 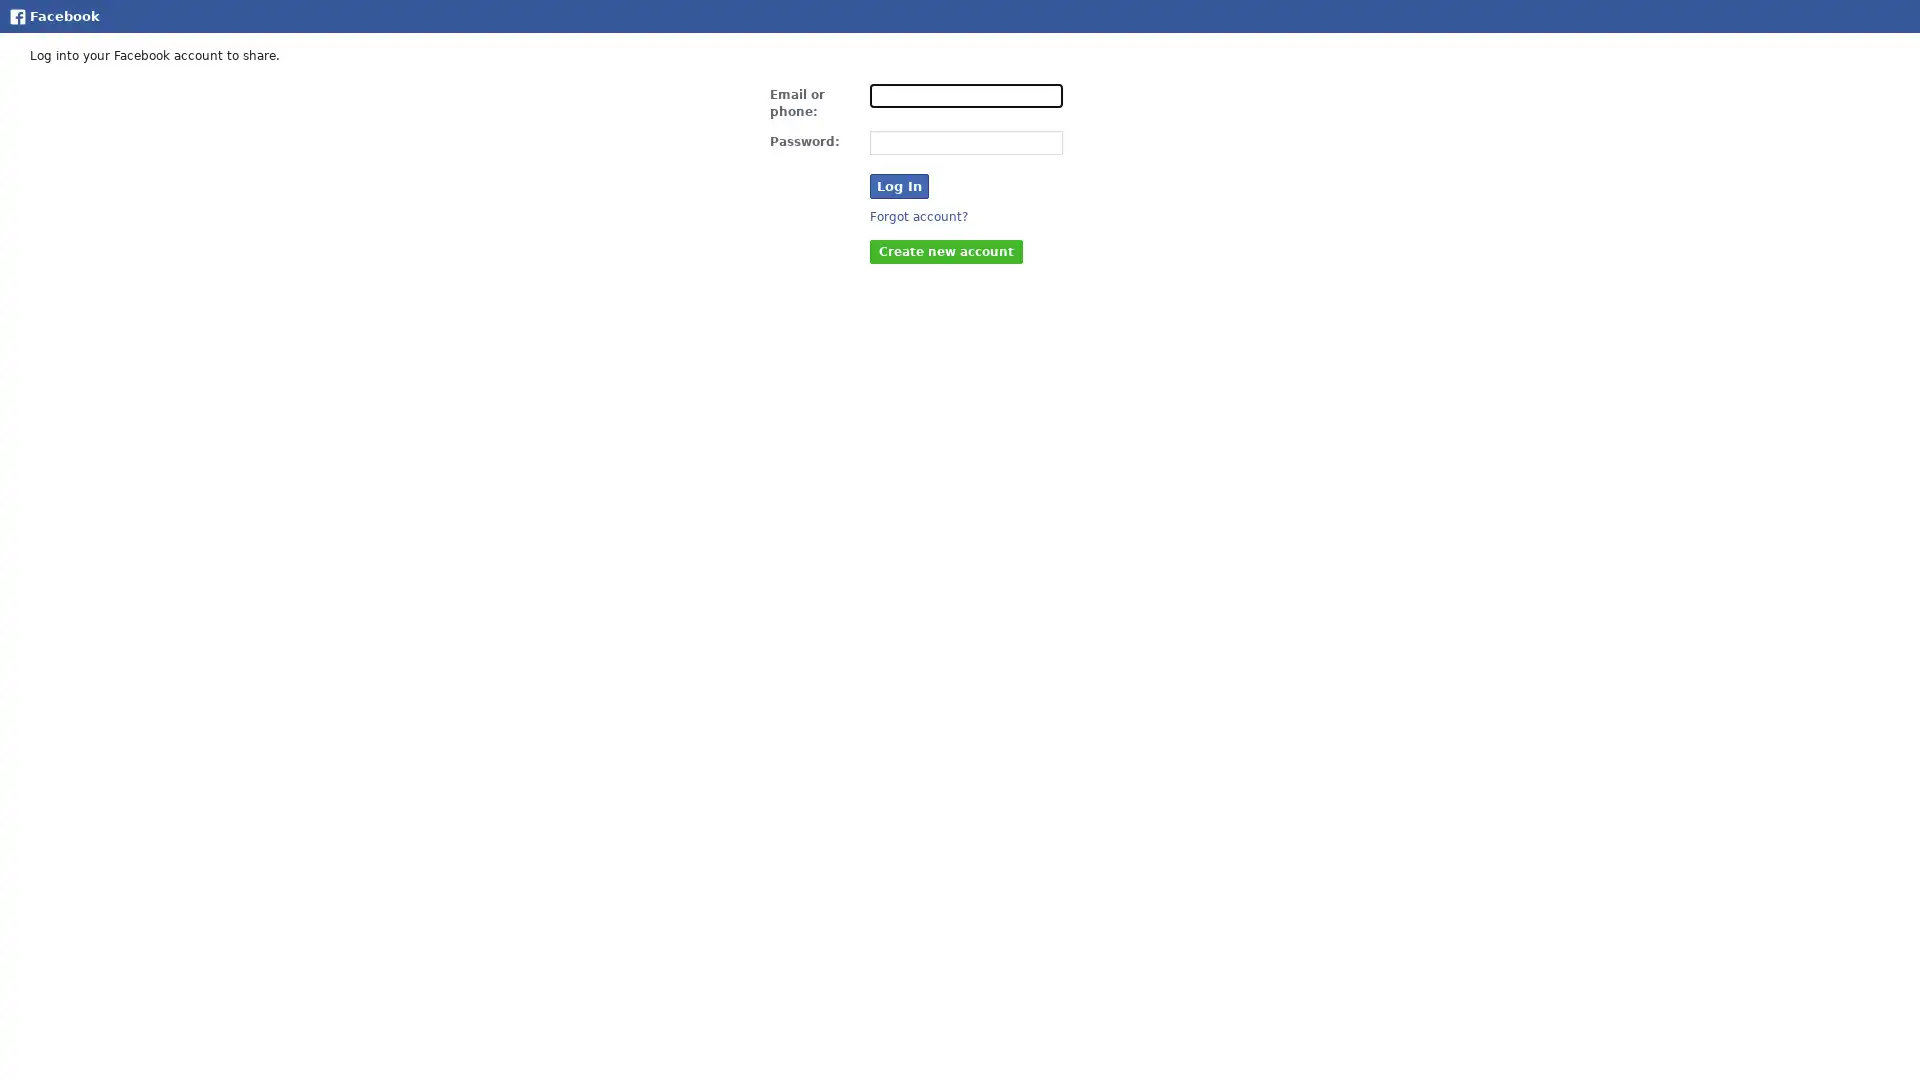 I want to click on Create new account, so click(x=945, y=249).